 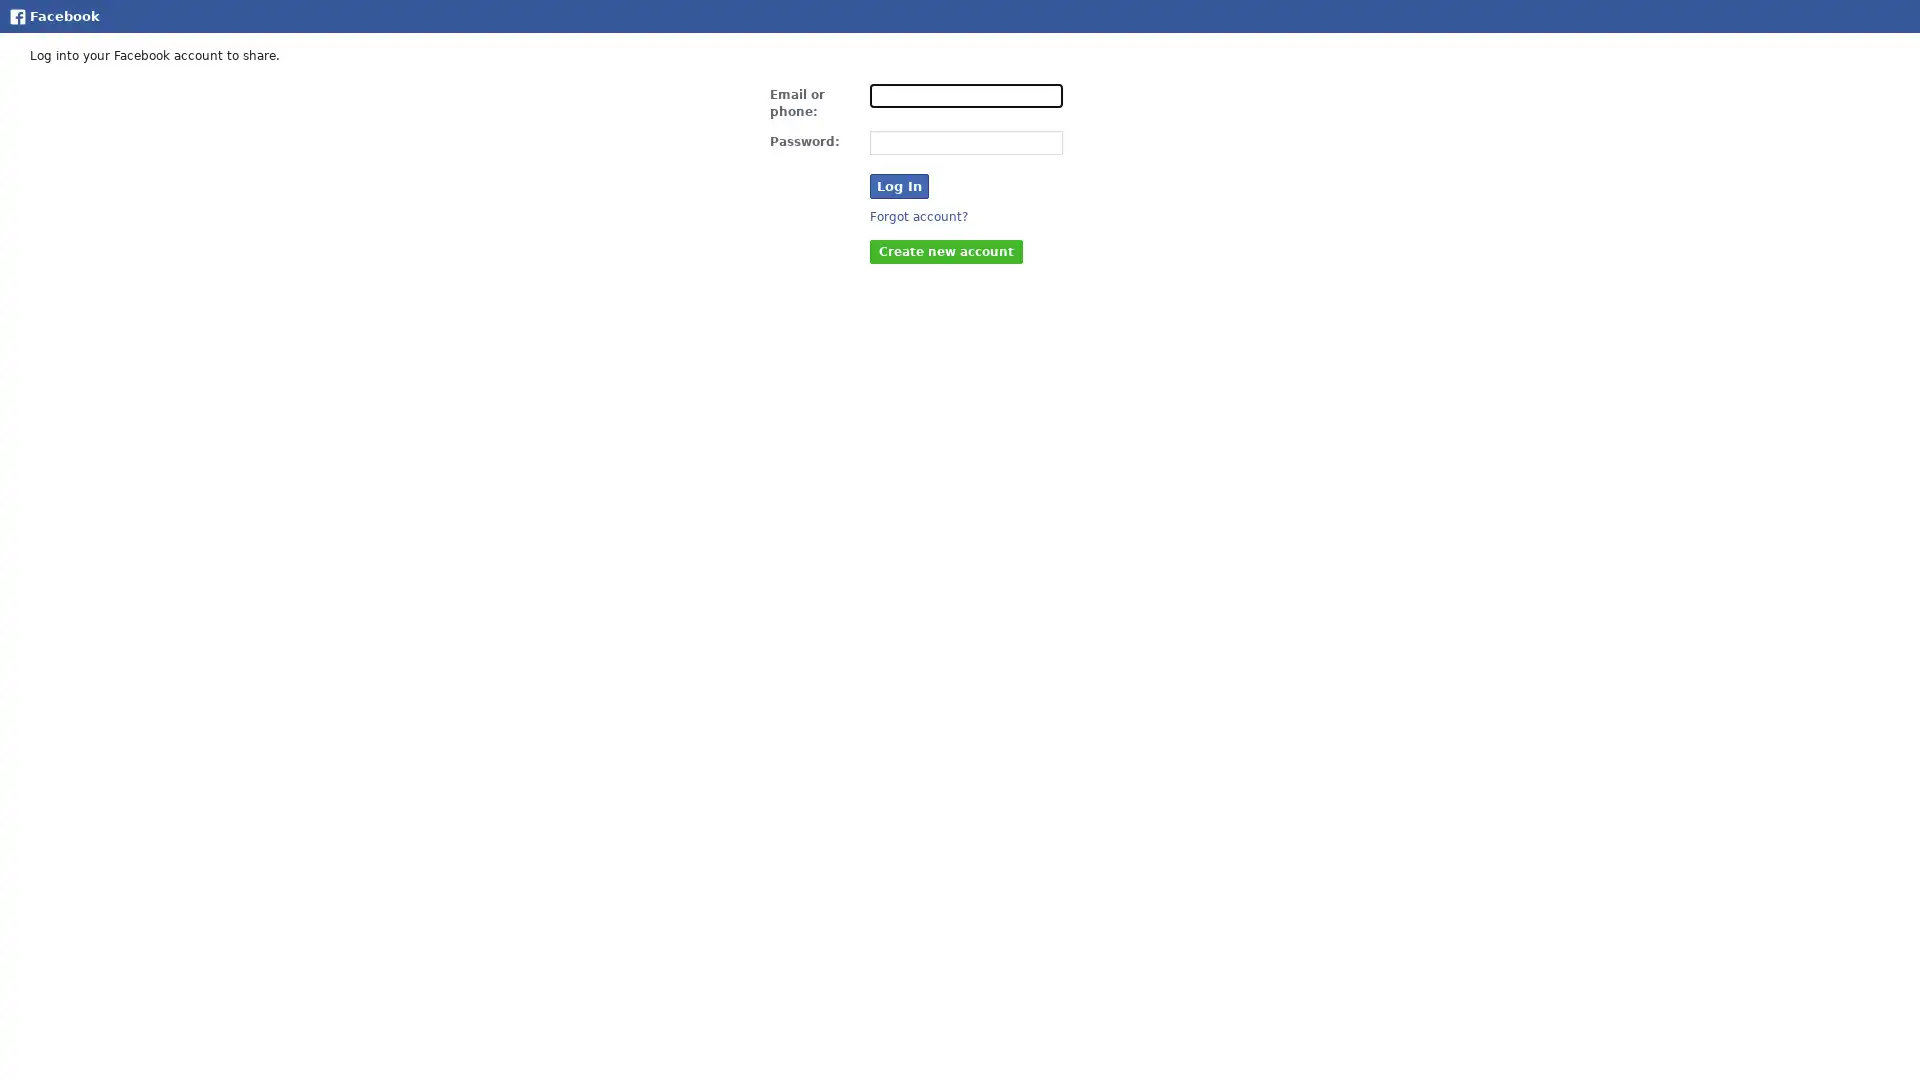 I want to click on Create new account, so click(x=945, y=249).